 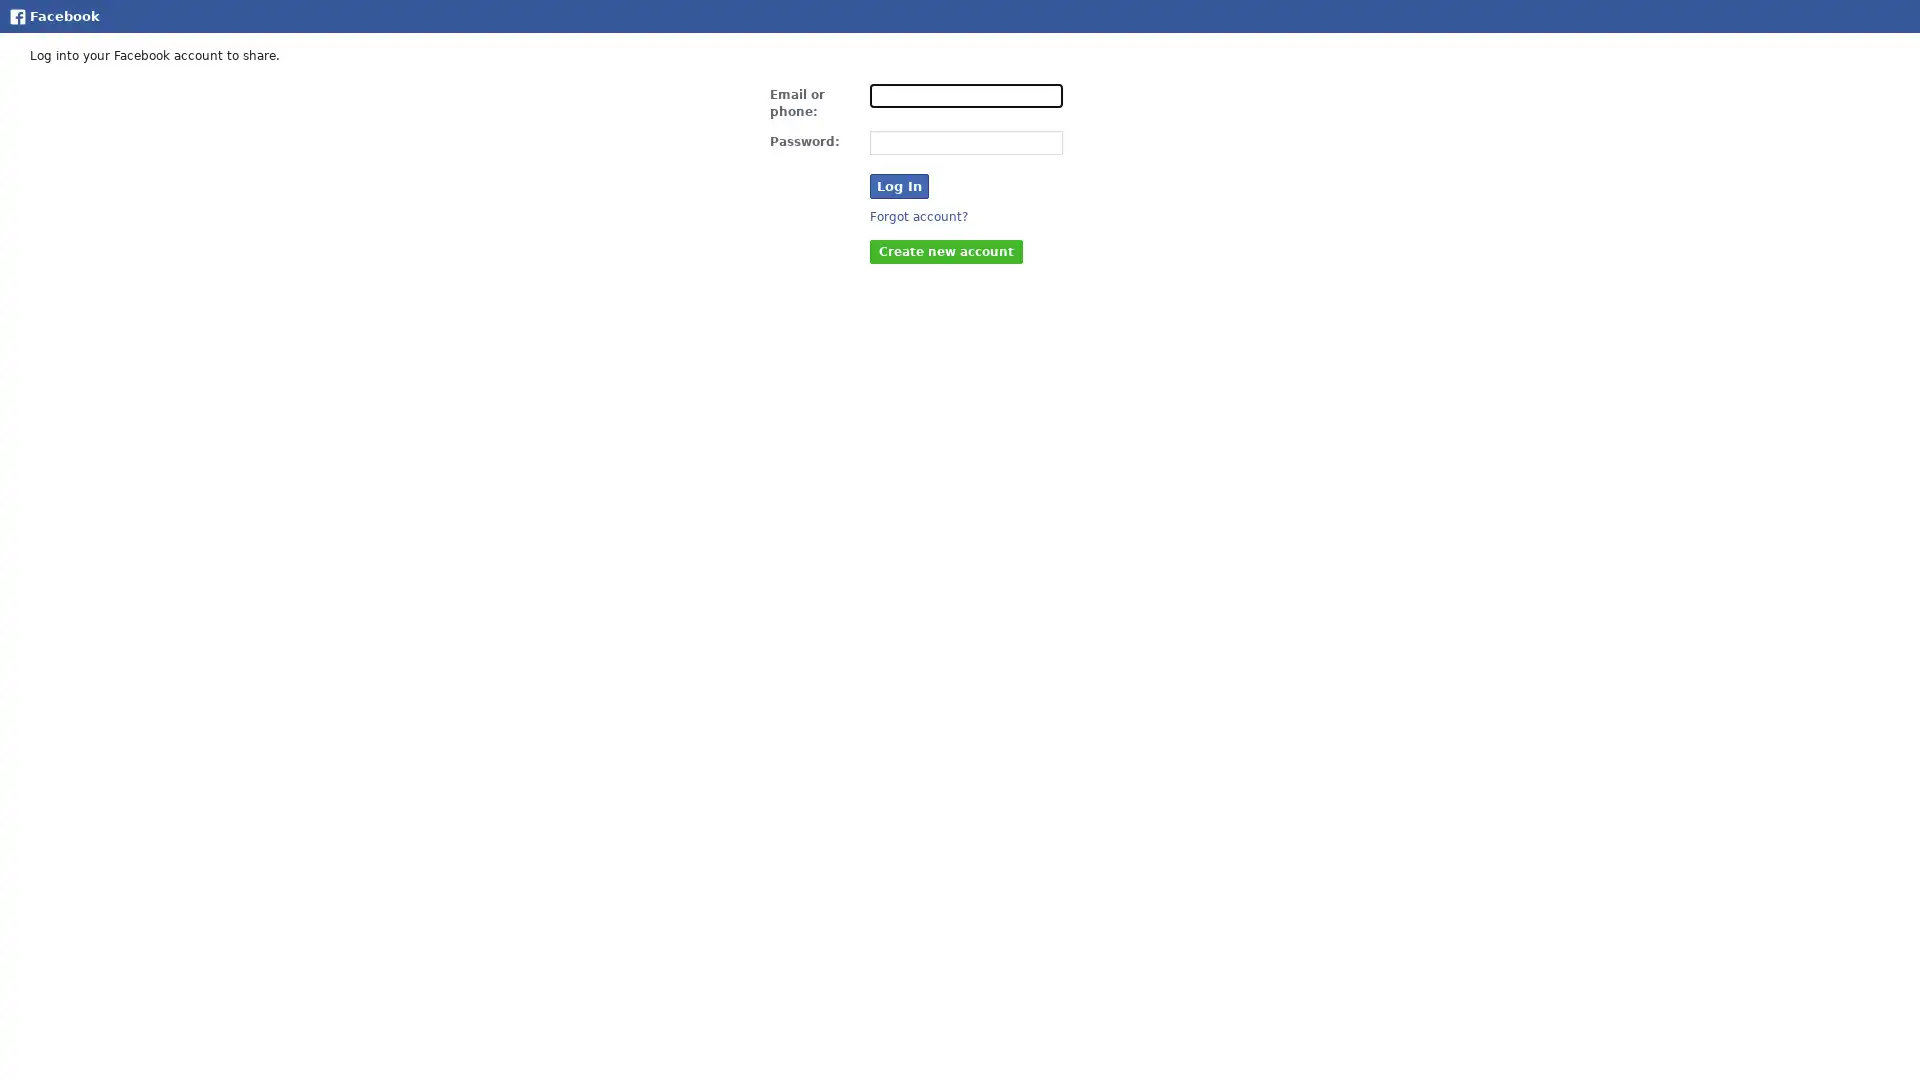 I want to click on Create new account, so click(x=945, y=249).